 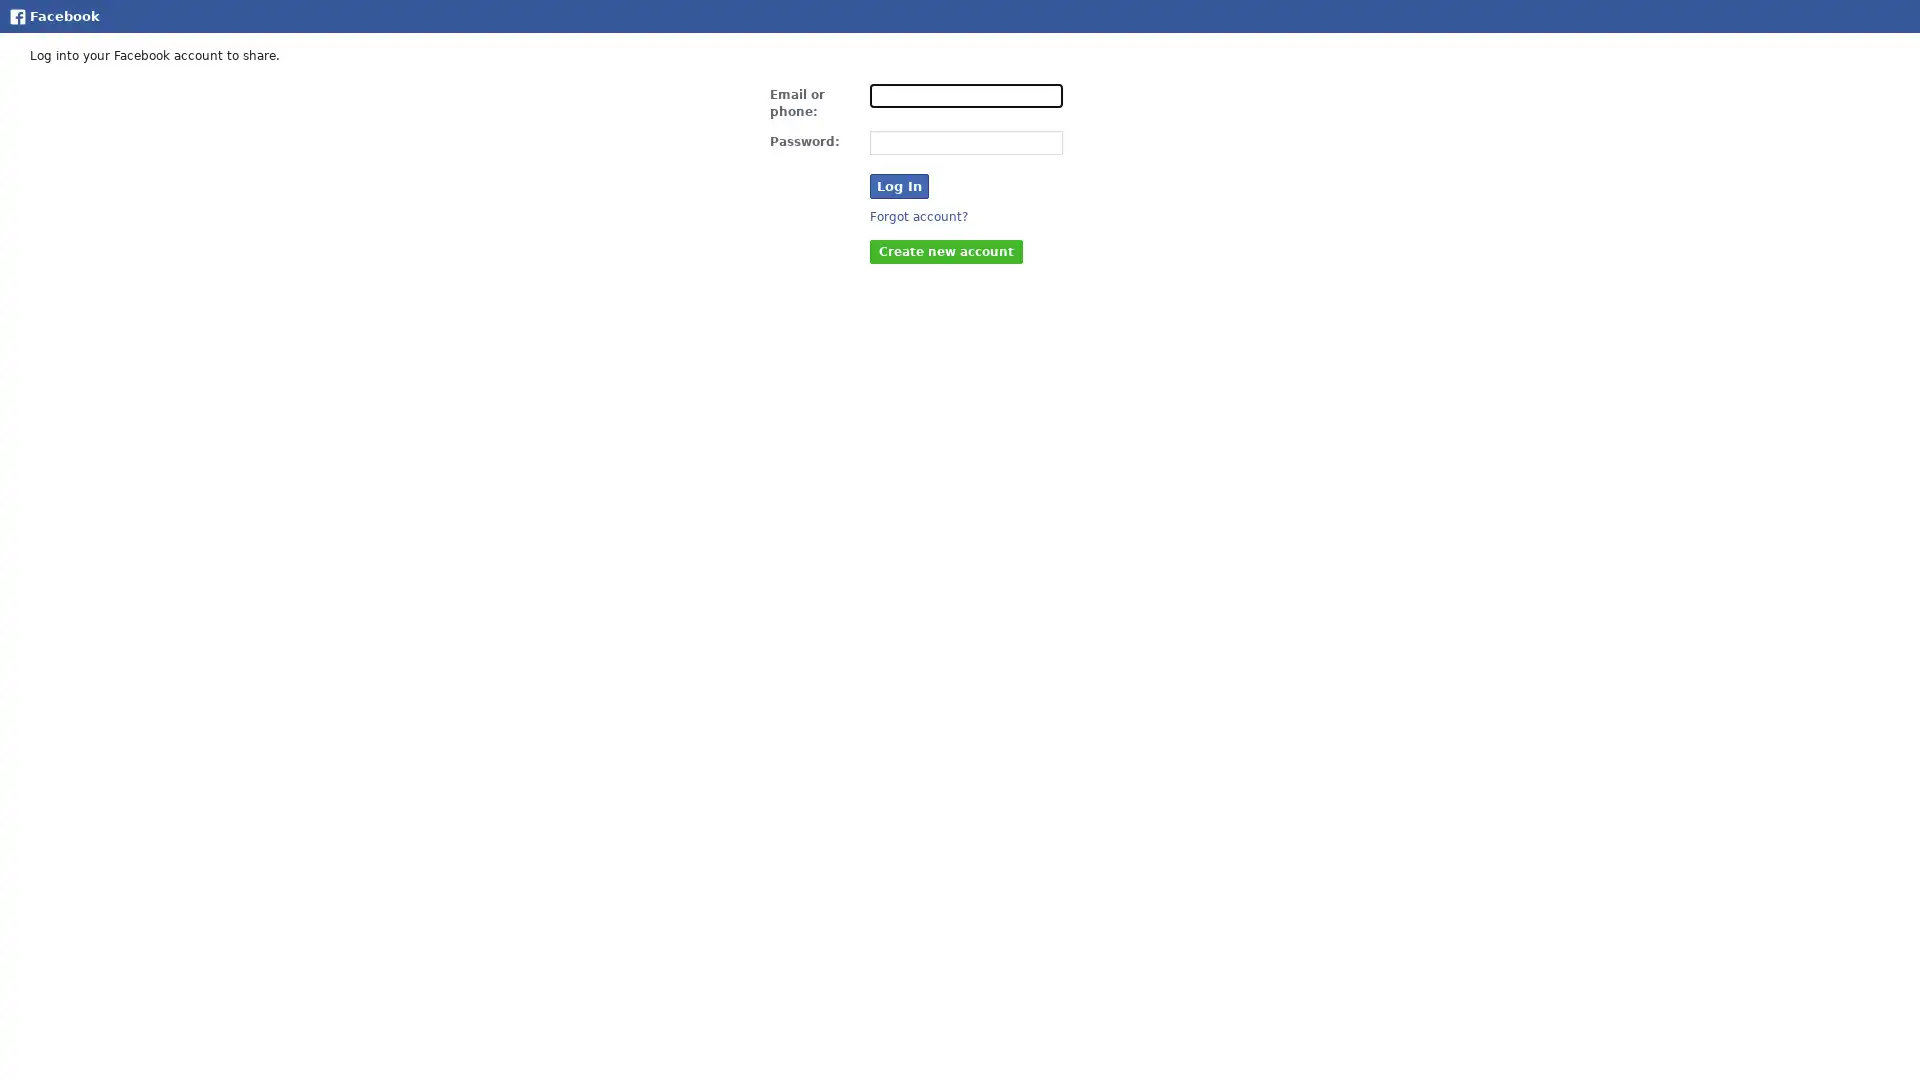 I want to click on Create new account, so click(x=945, y=249).